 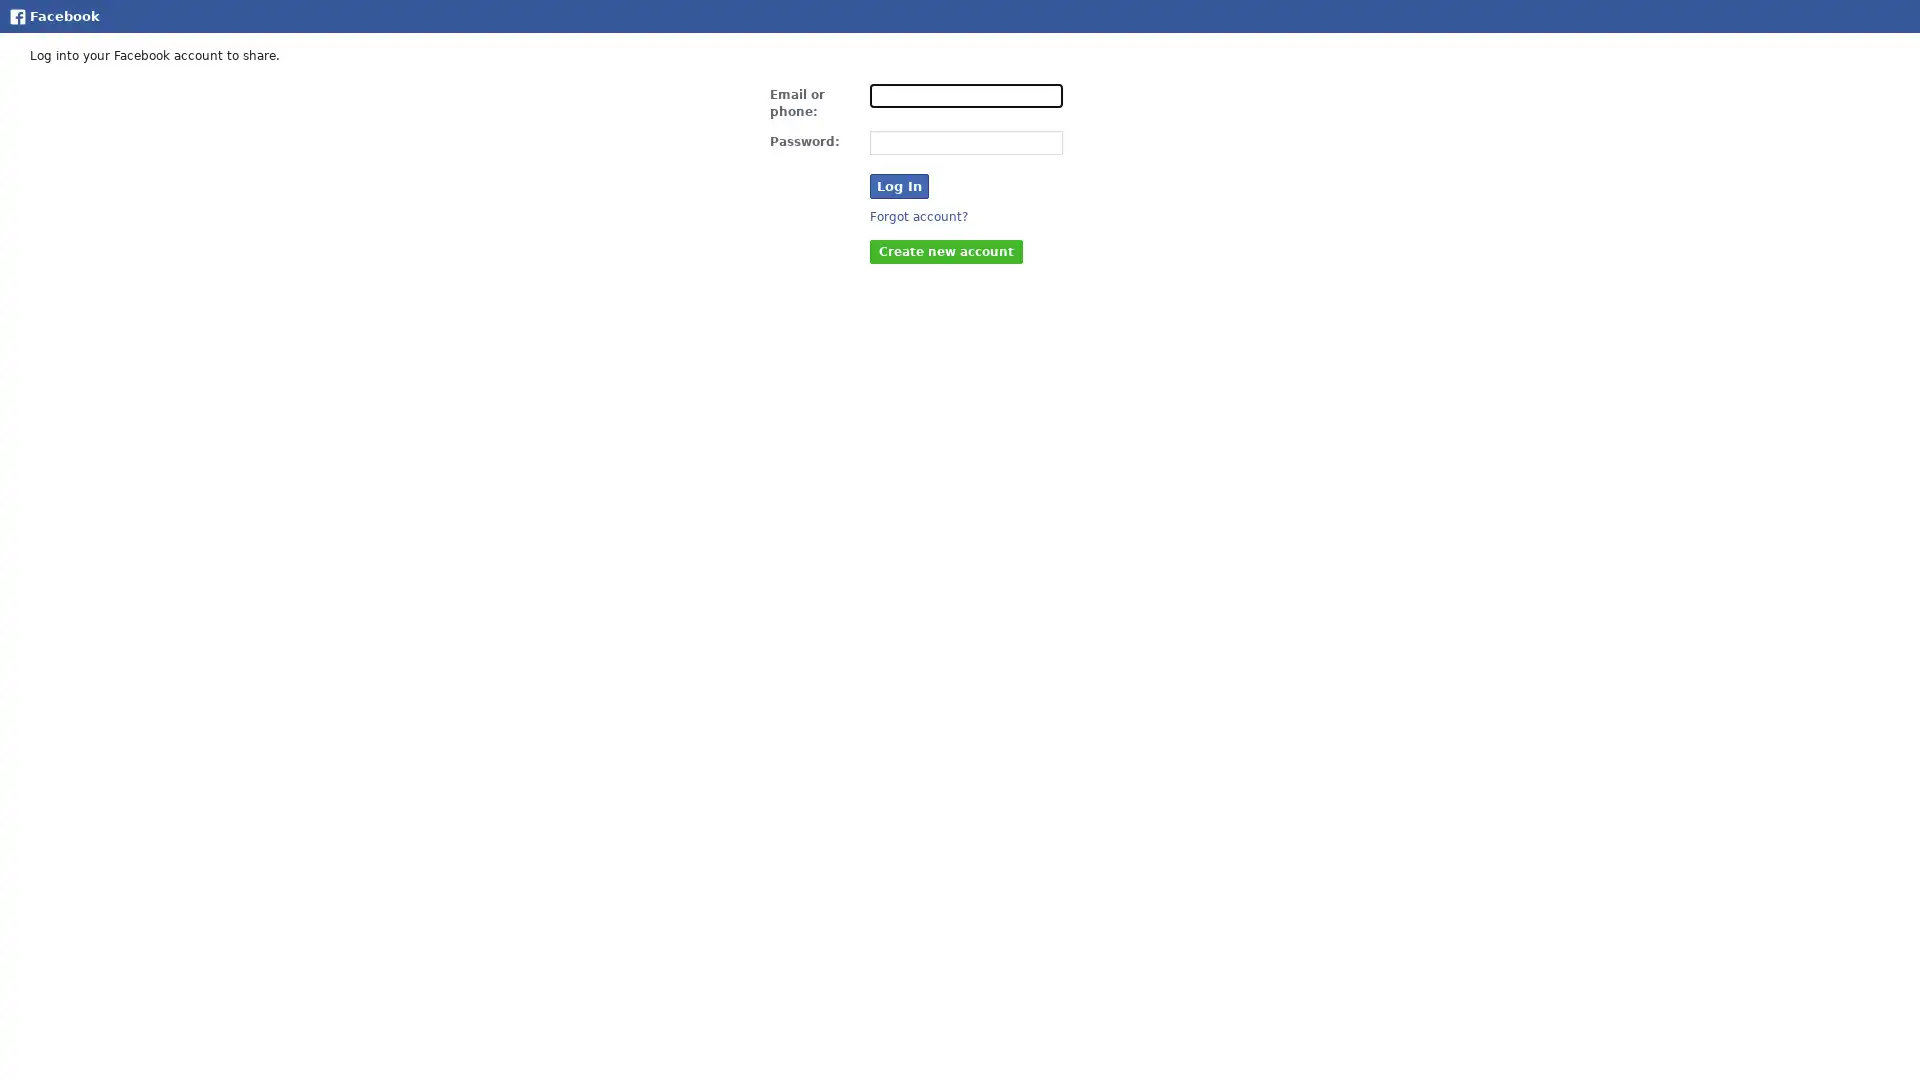 I want to click on Create new account, so click(x=945, y=249).